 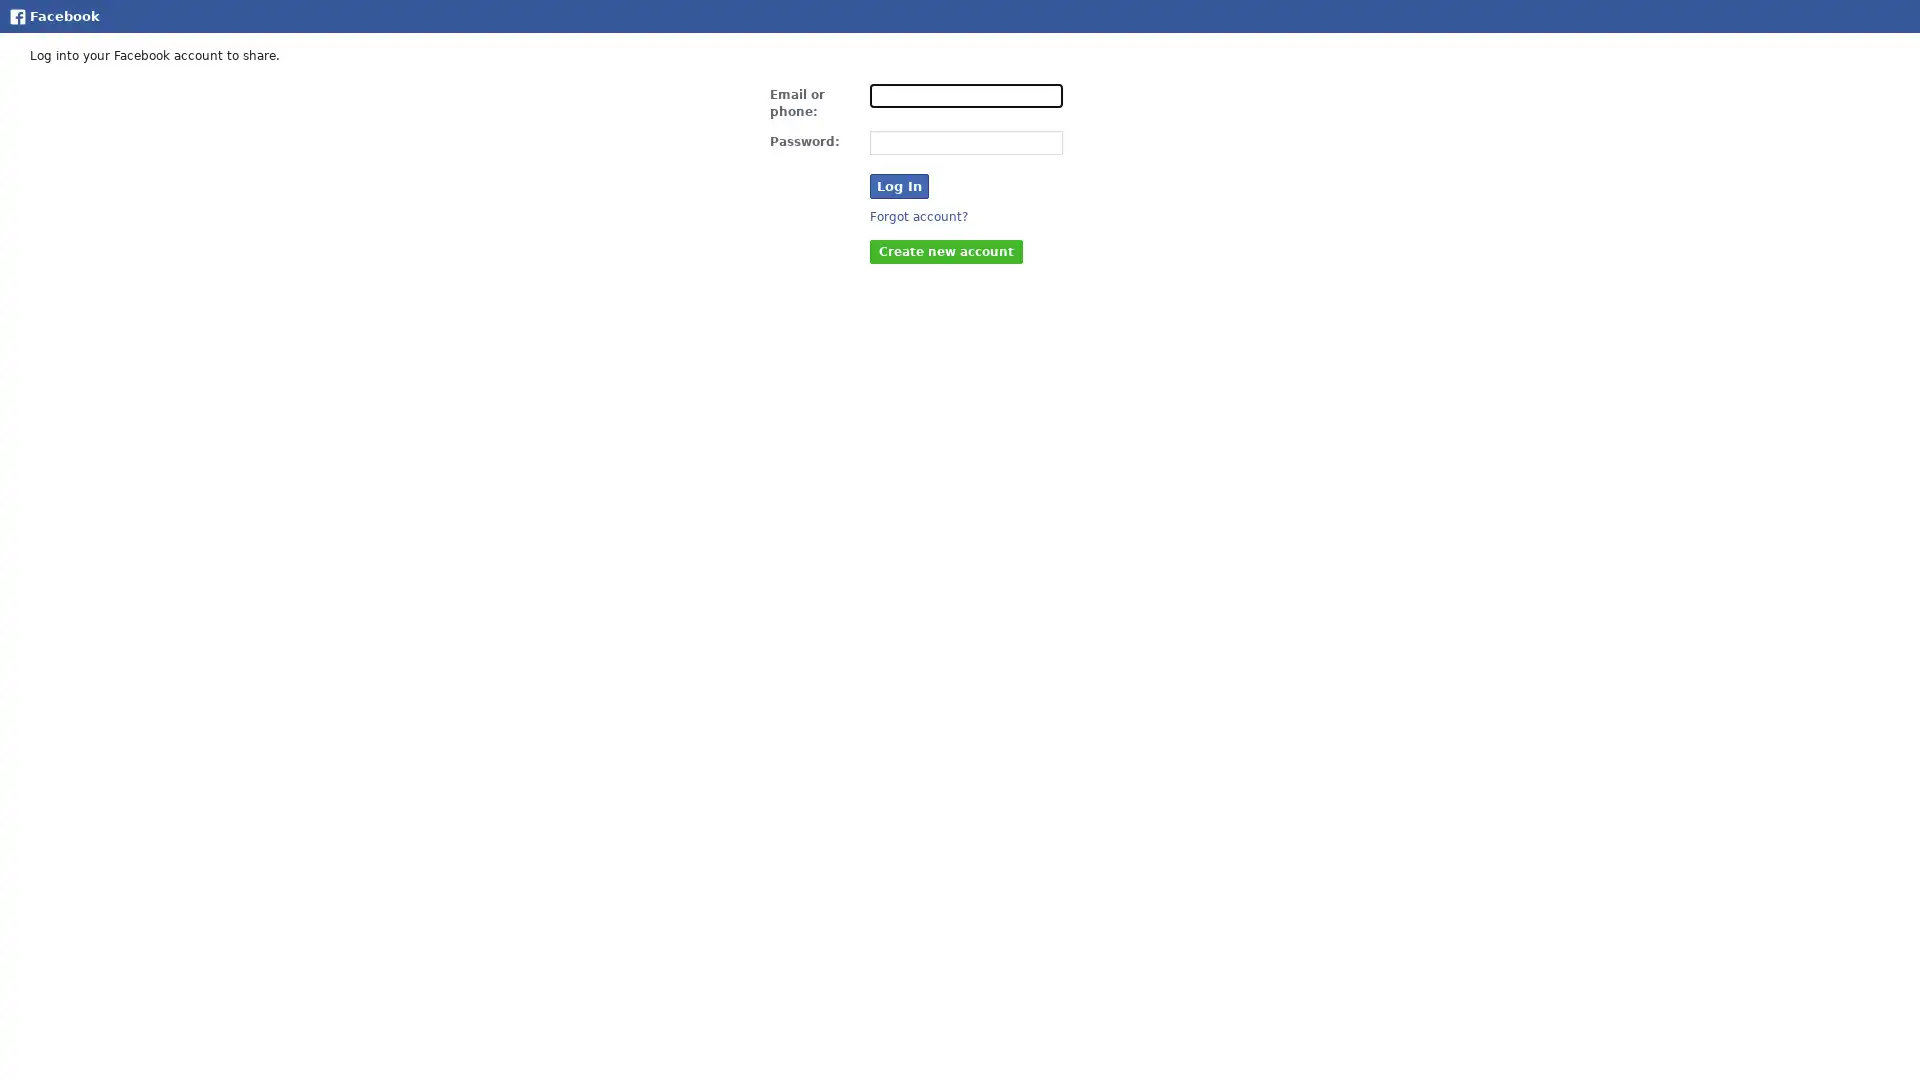 I want to click on Create new account, so click(x=945, y=249).